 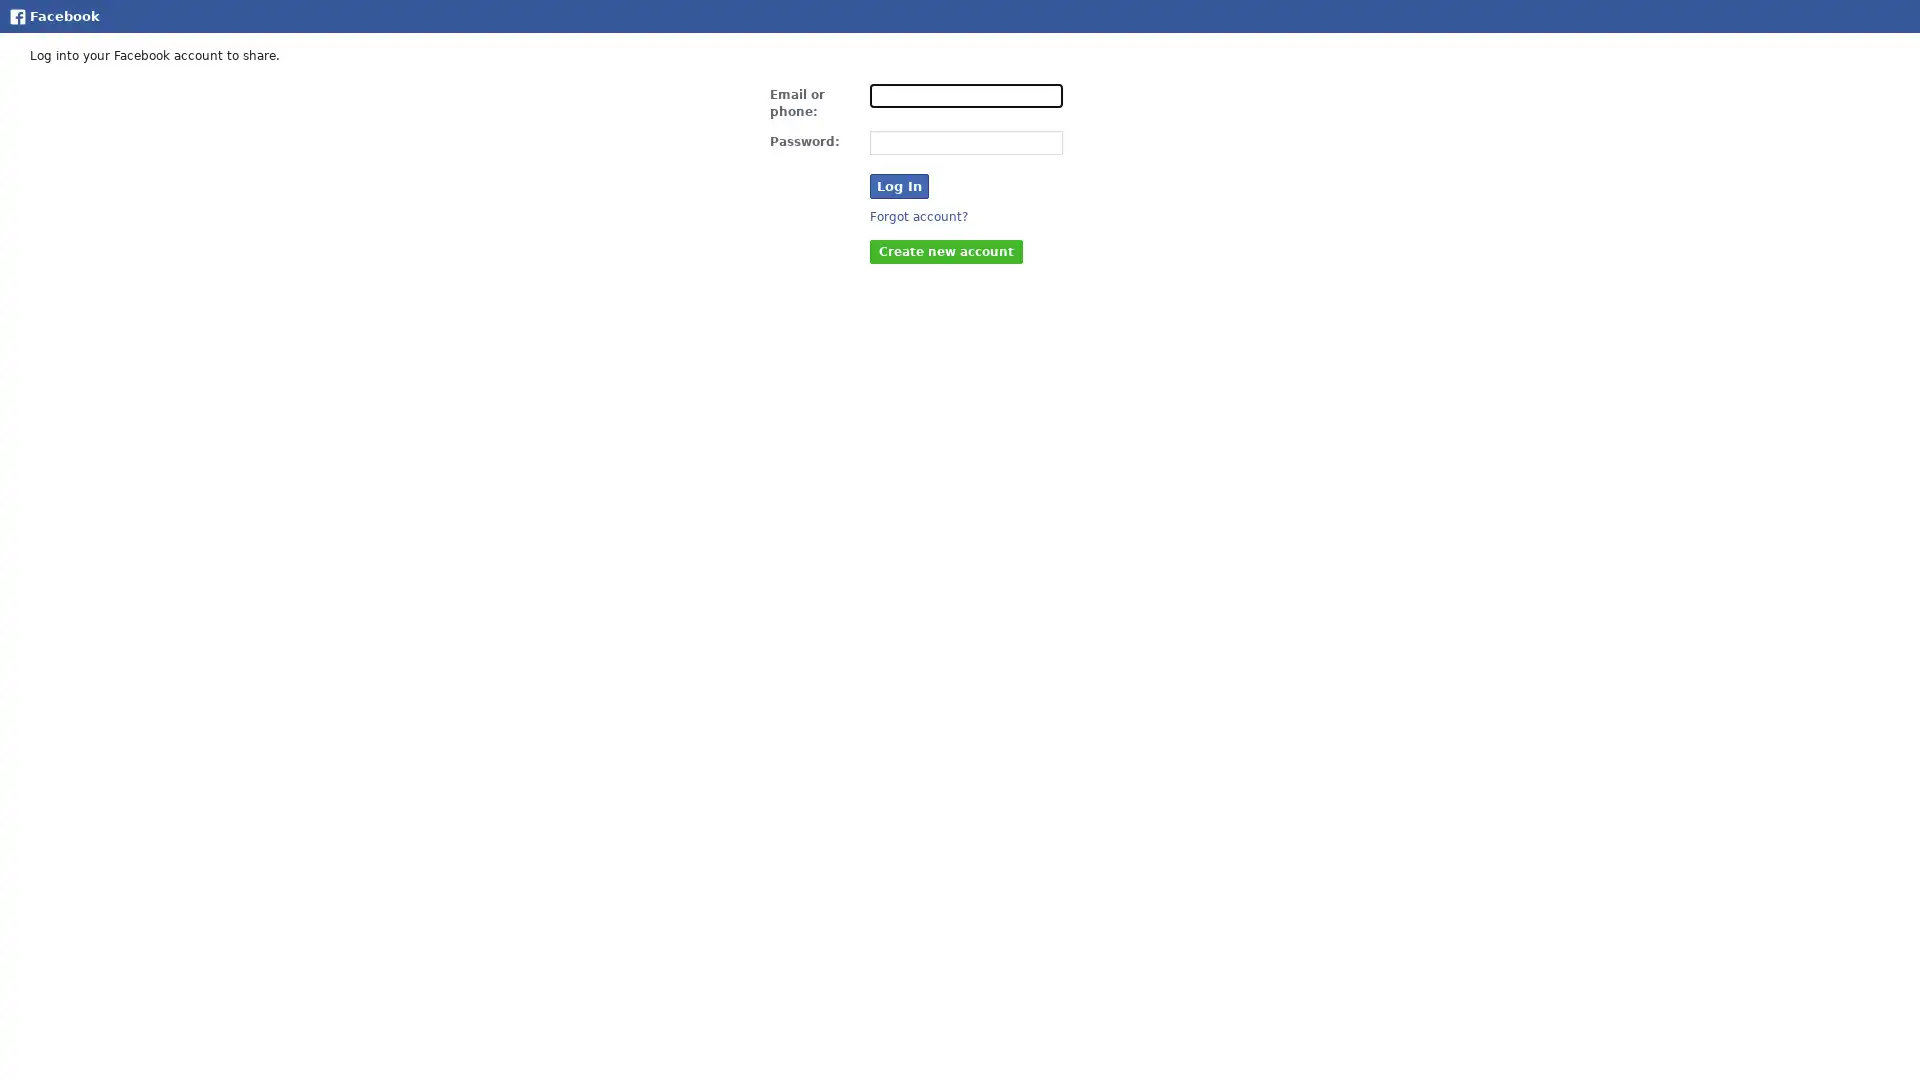 I want to click on Create new account, so click(x=945, y=249).